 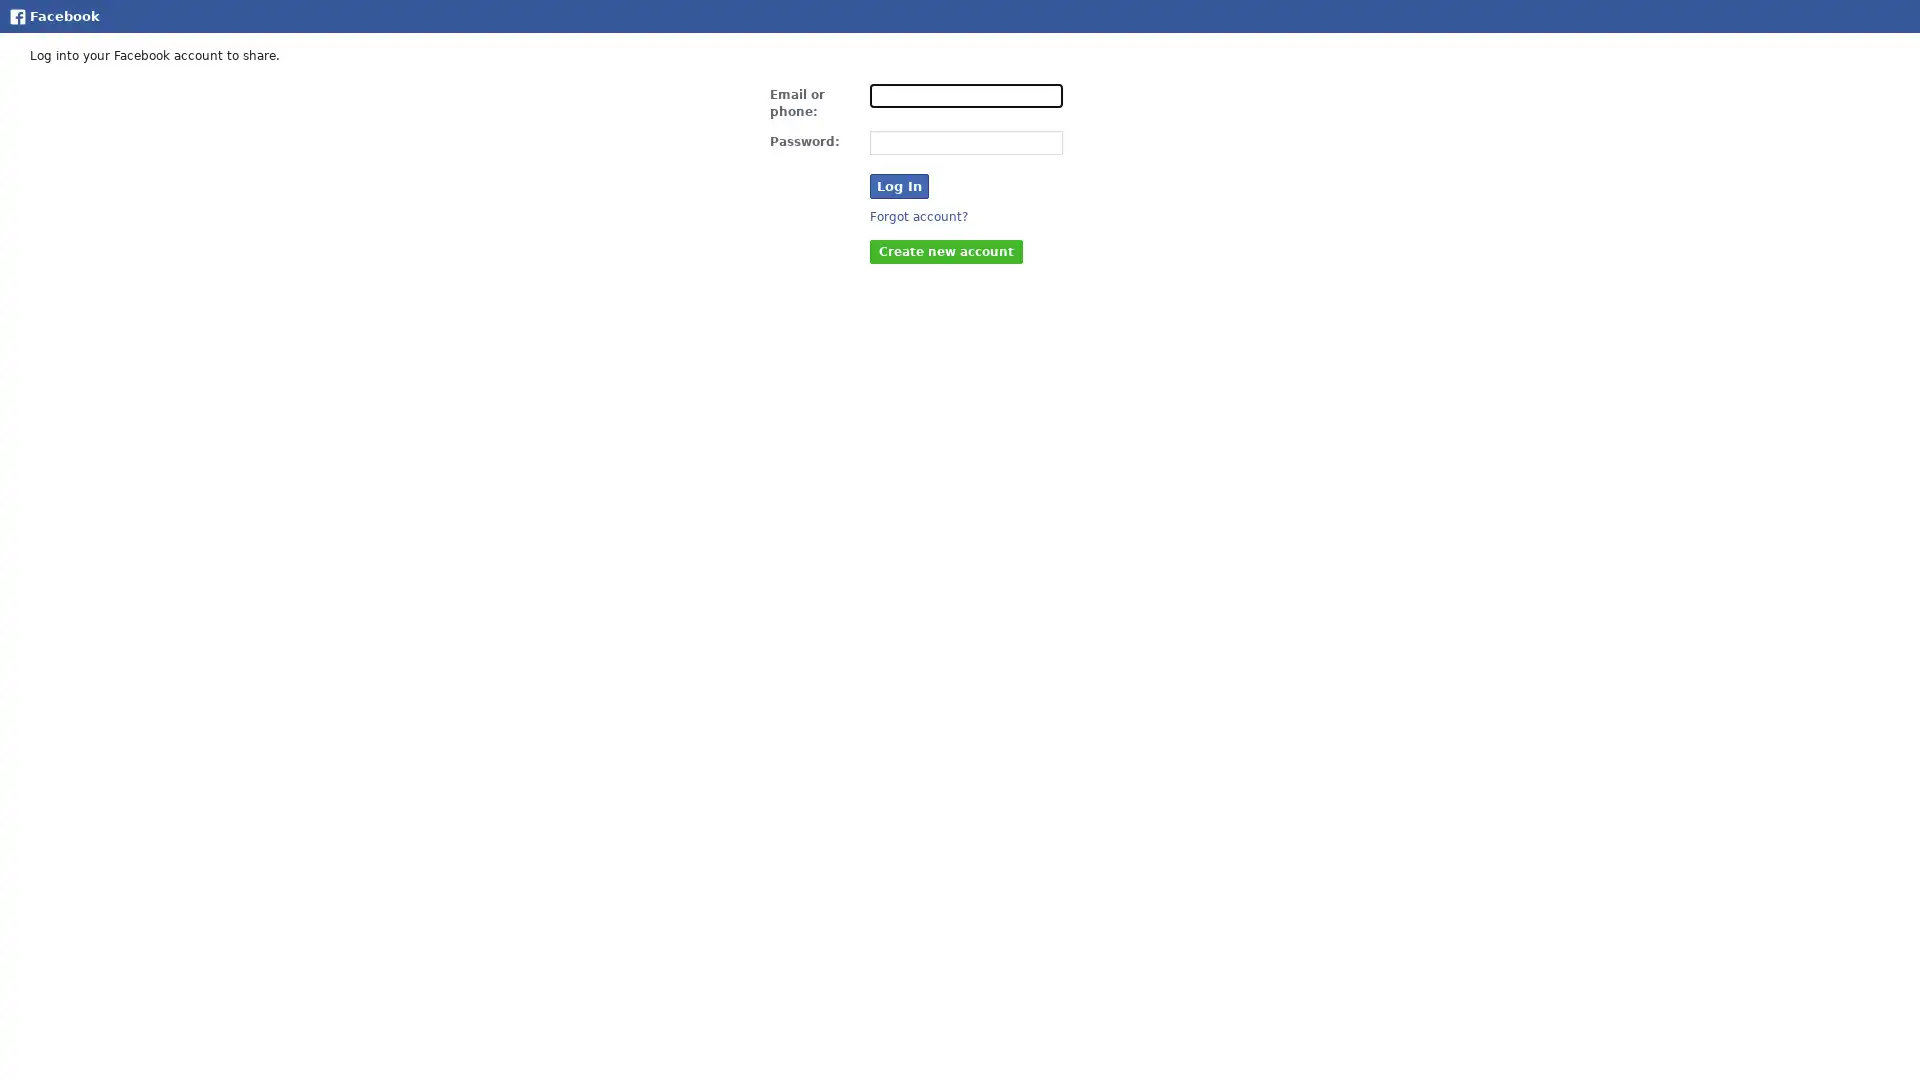 I want to click on Create new account, so click(x=945, y=249).